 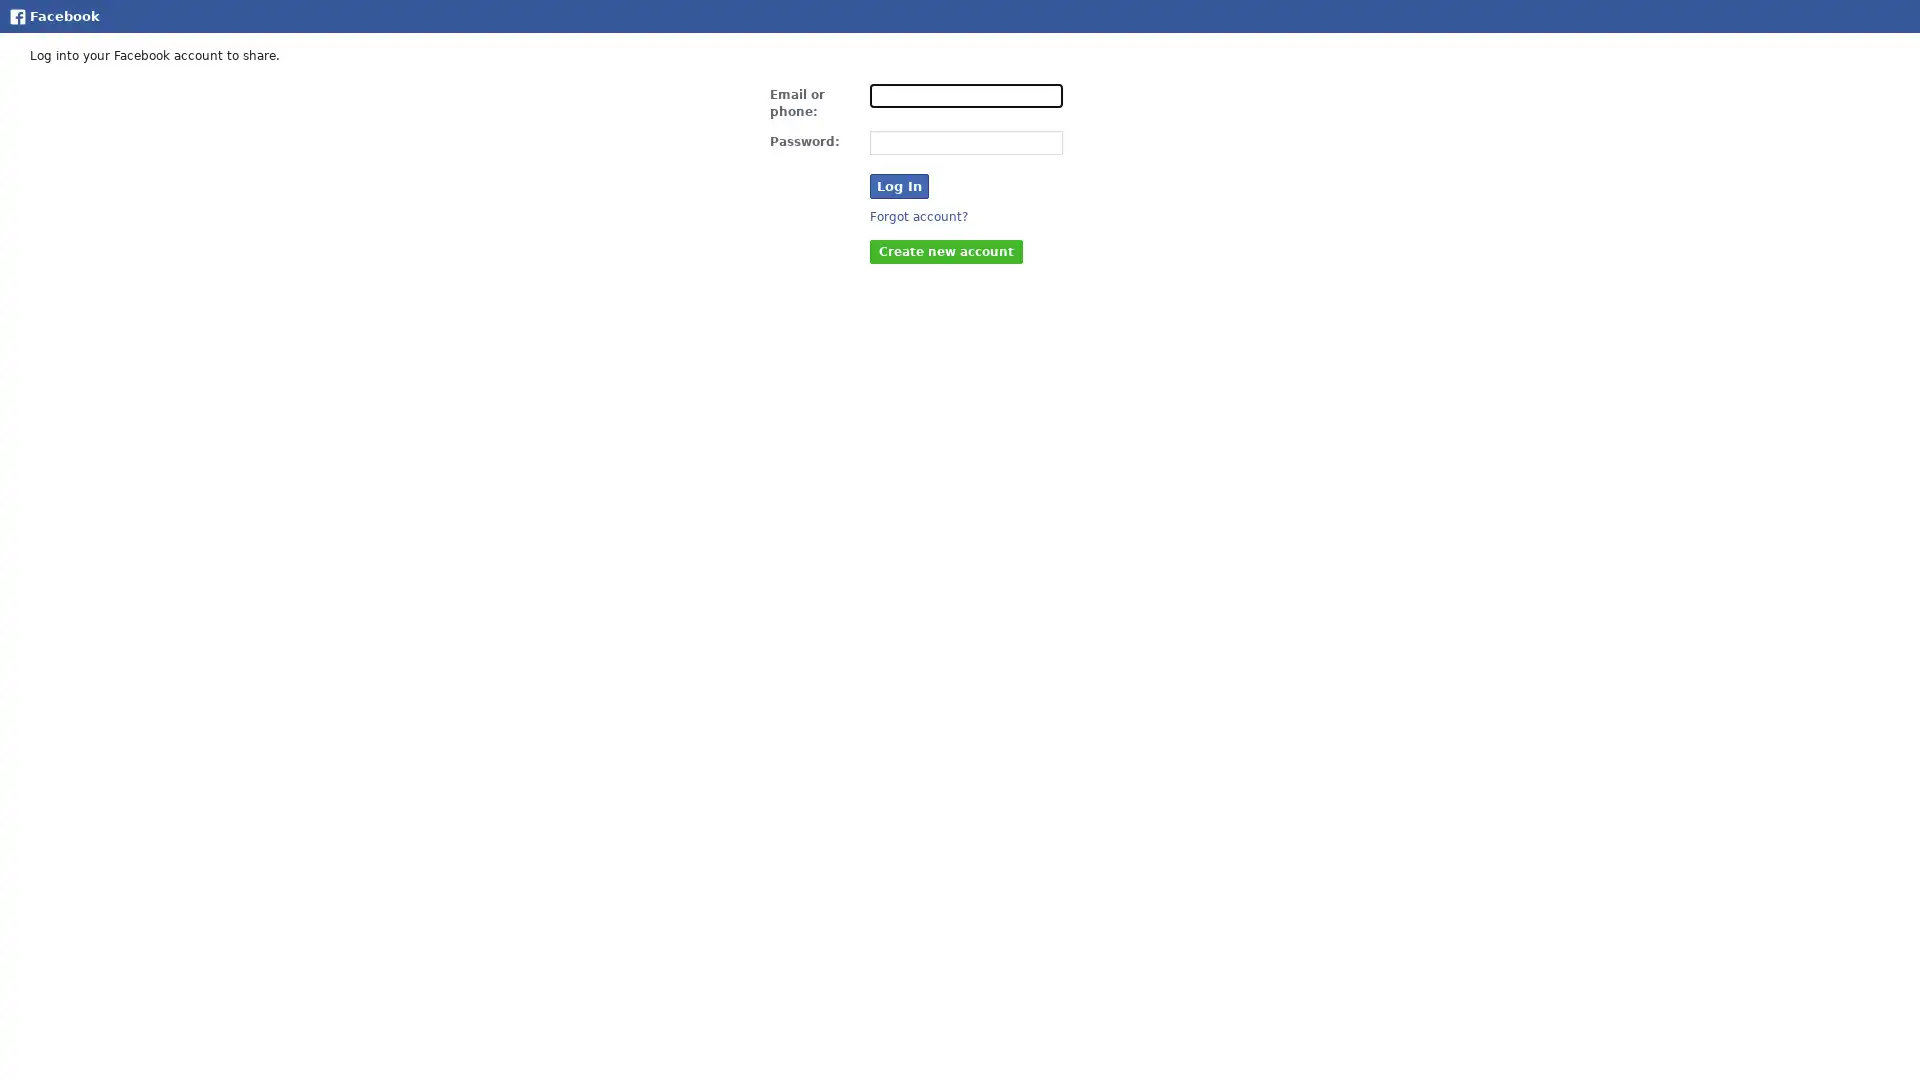 I want to click on Create new account, so click(x=945, y=249).